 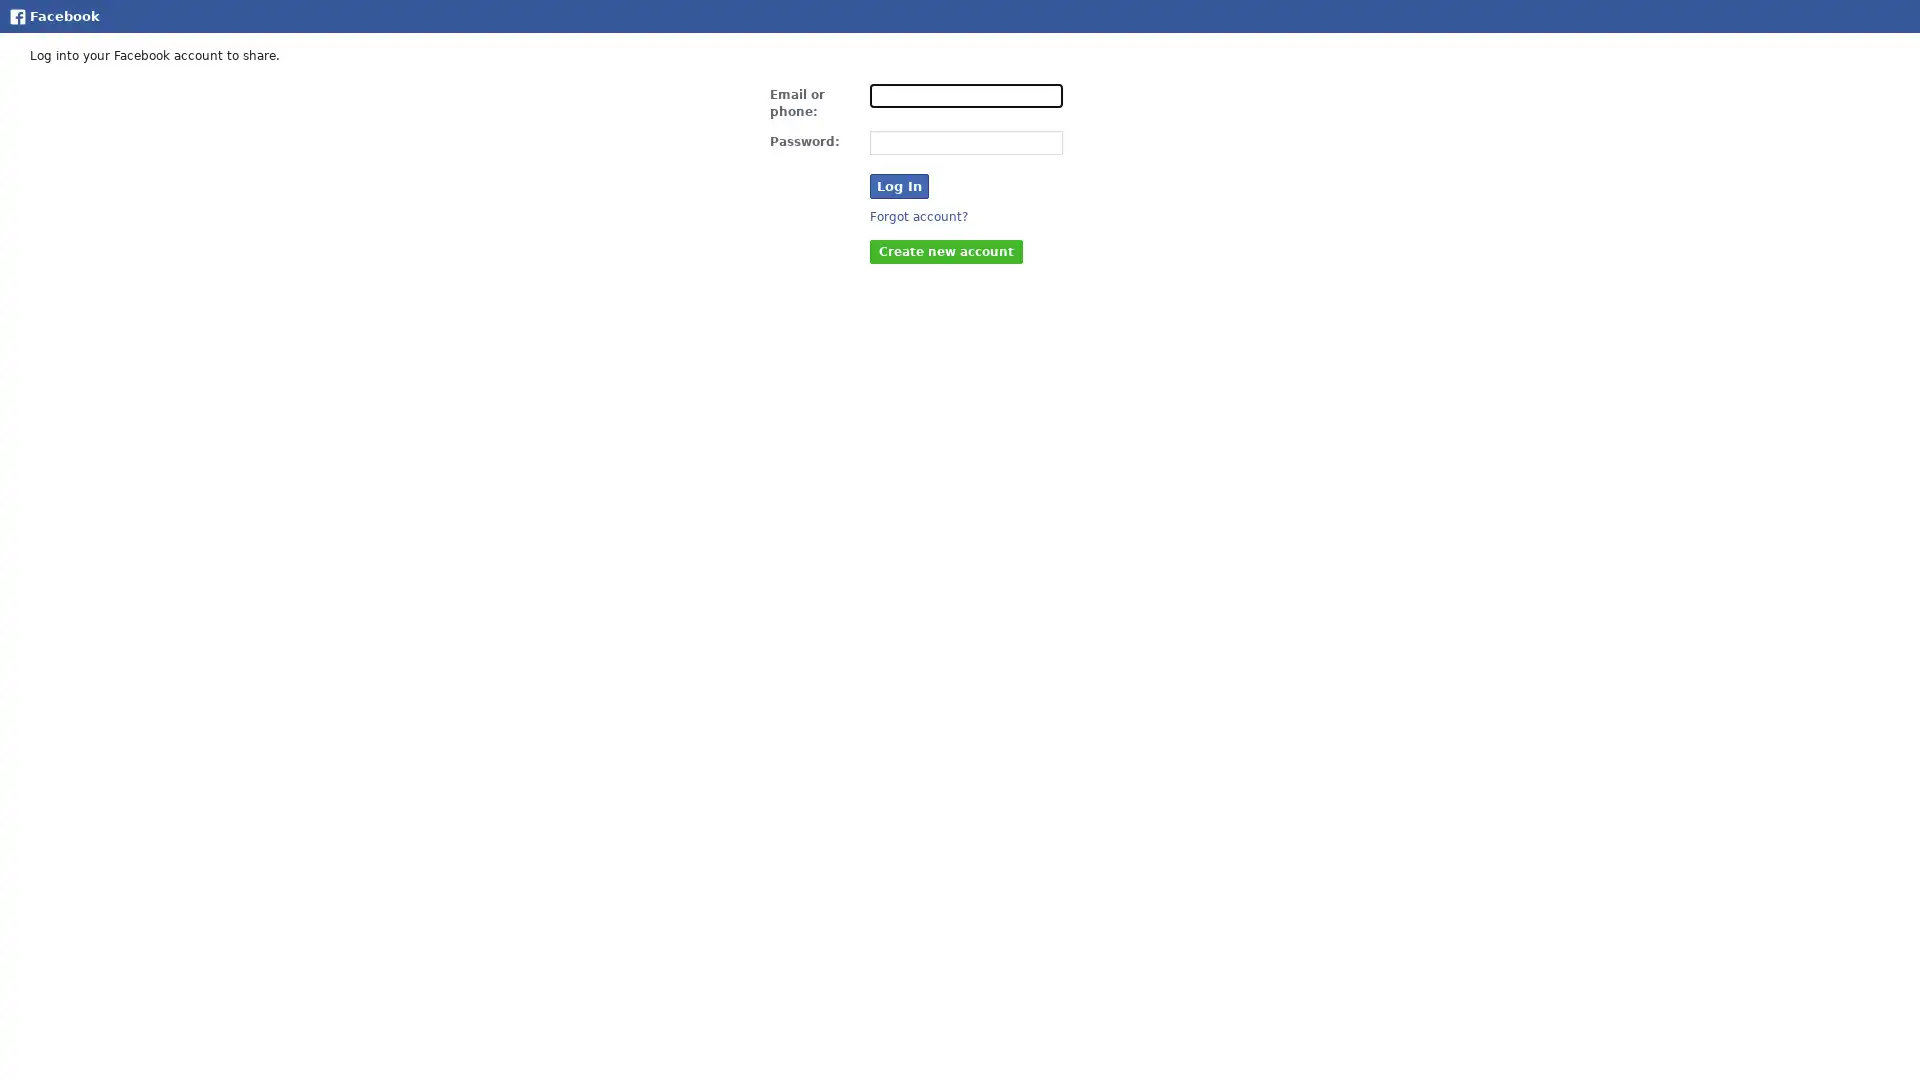 I want to click on Create new account, so click(x=945, y=249).